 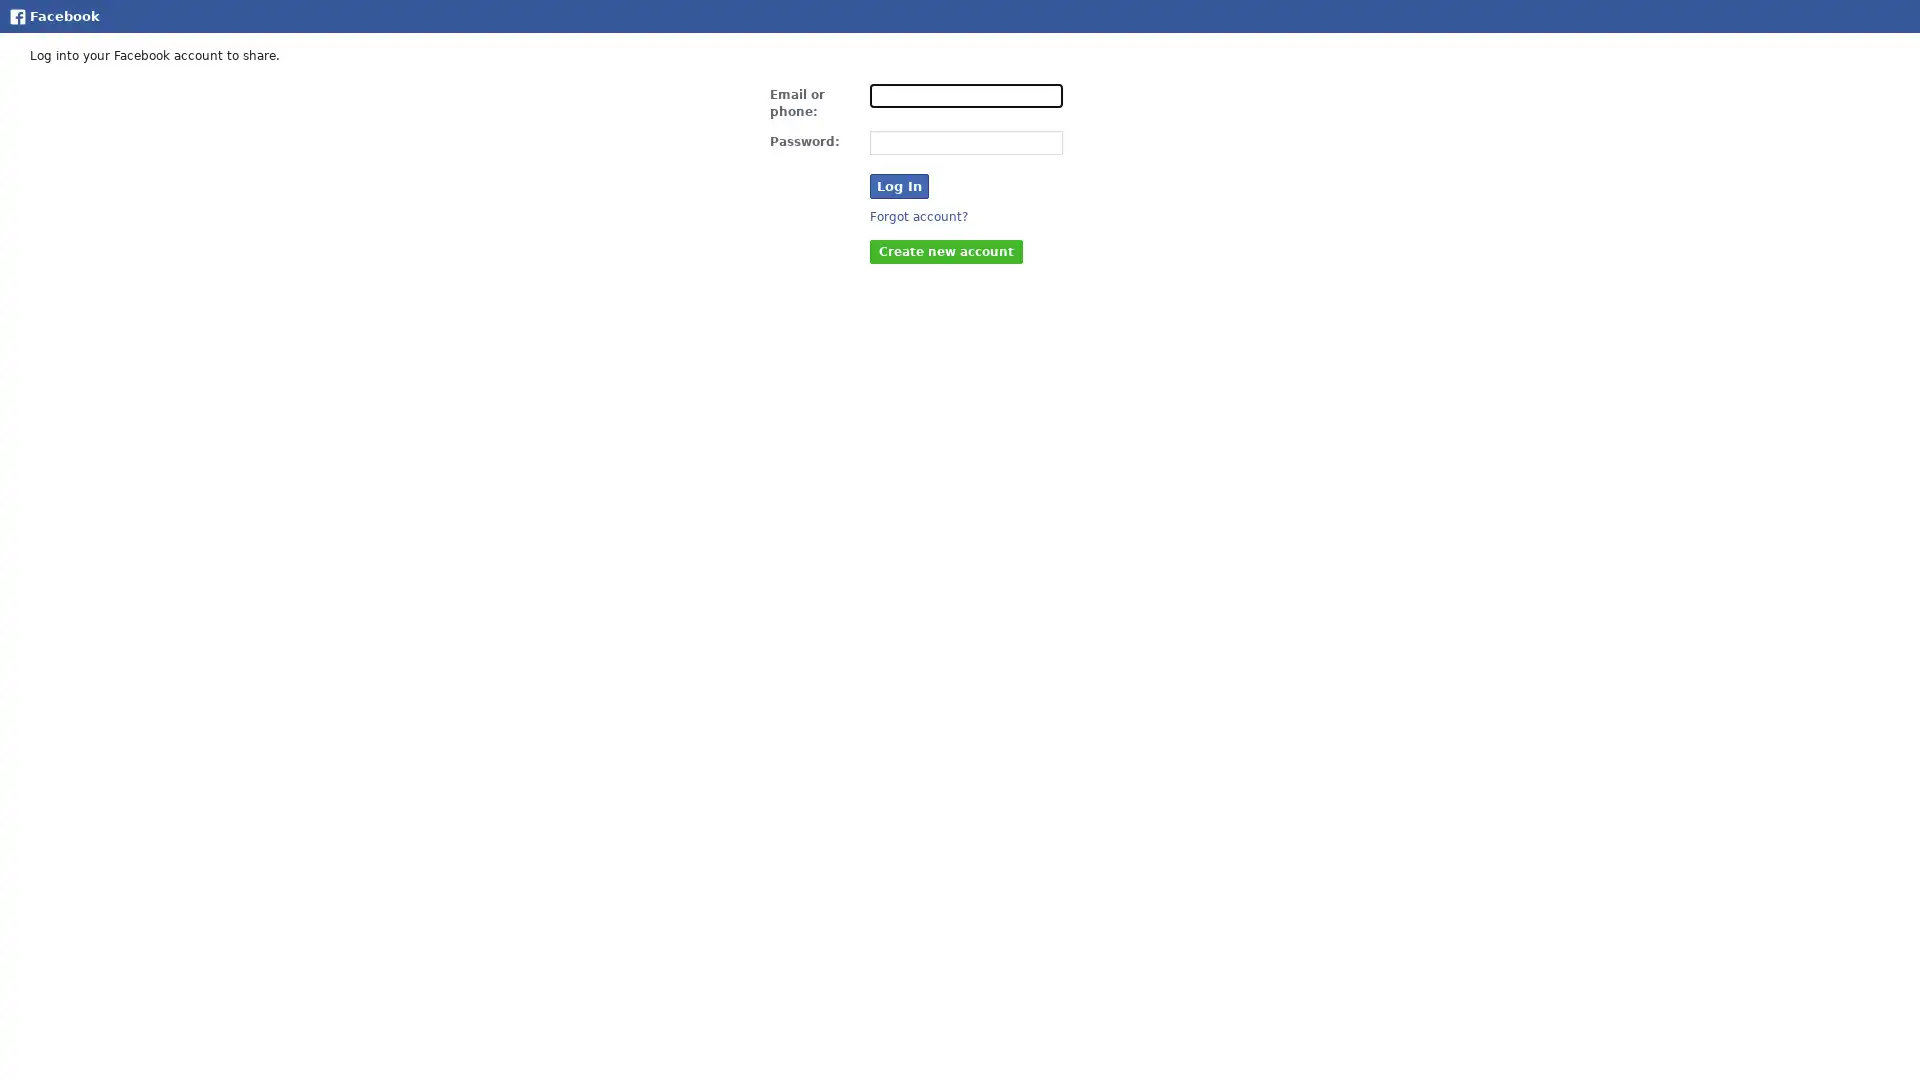 I want to click on Create new account, so click(x=945, y=249).